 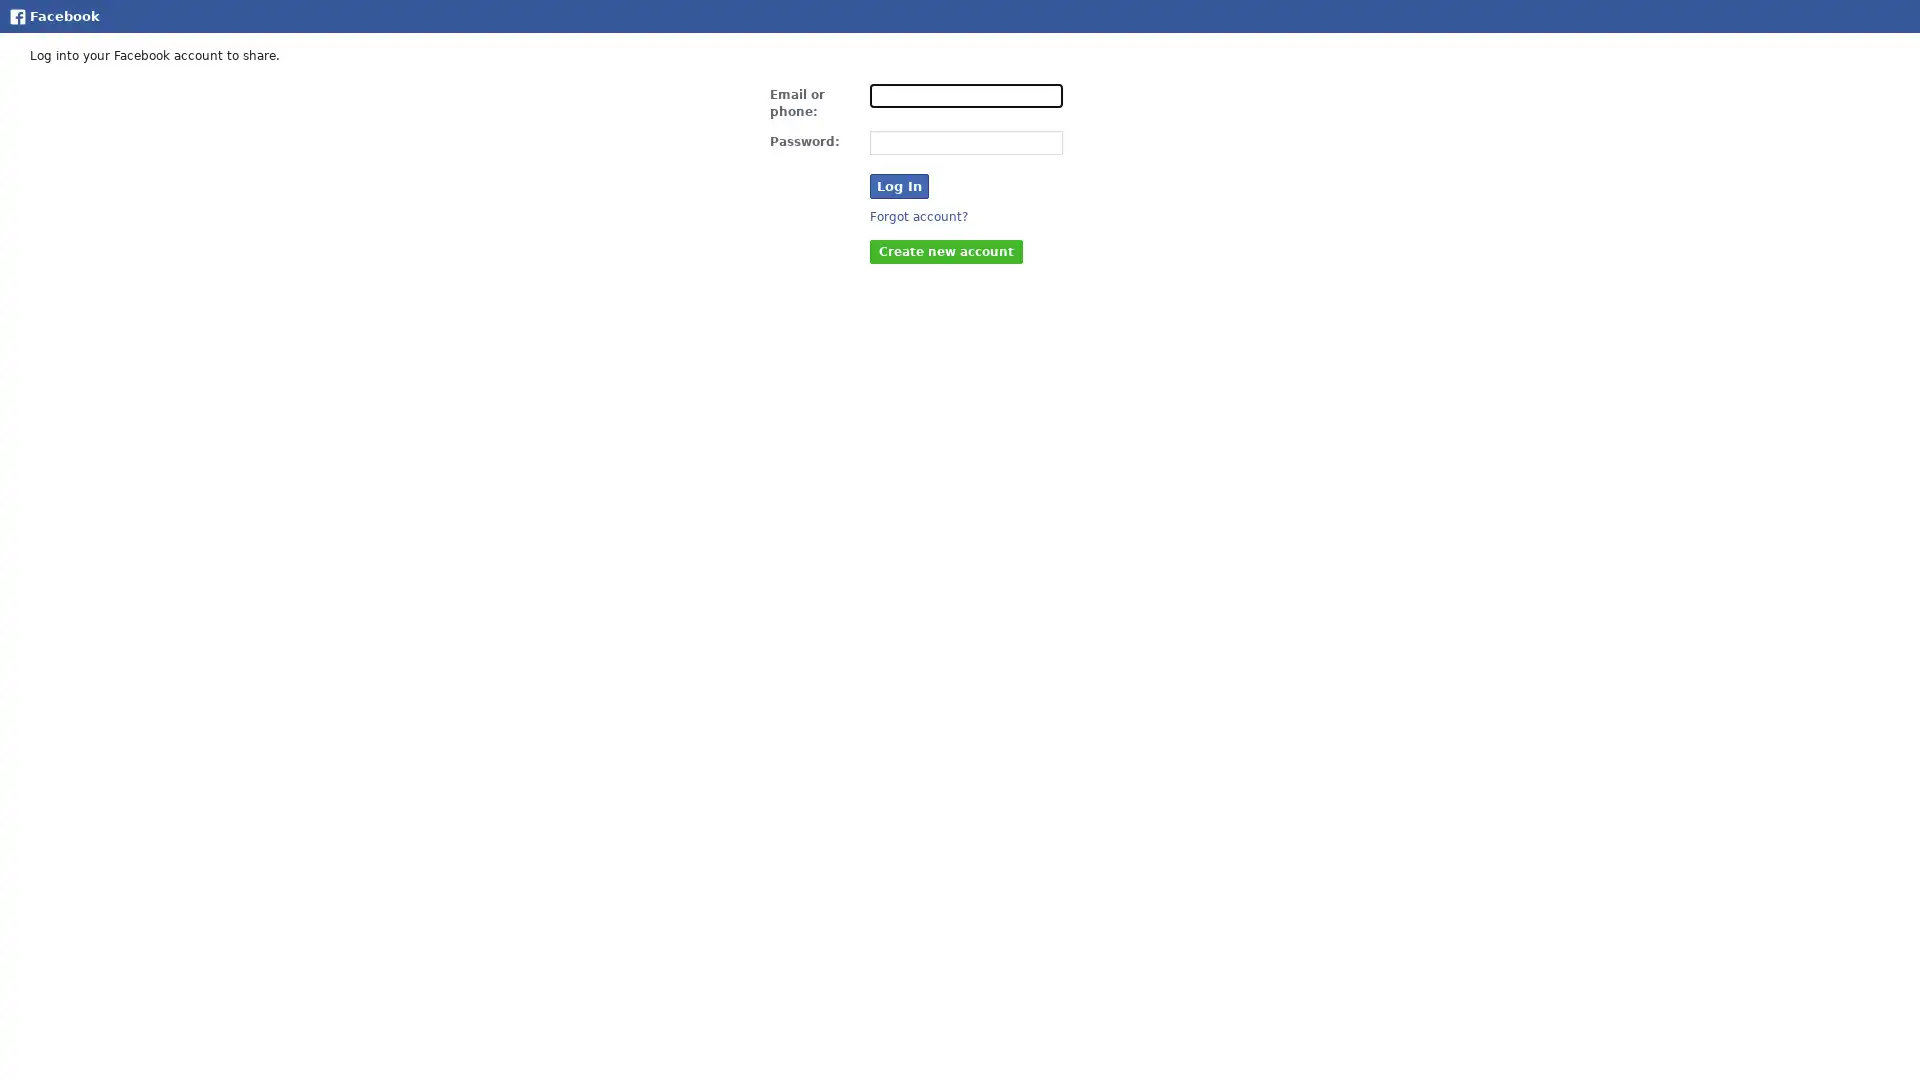 I want to click on Create new account, so click(x=945, y=249).